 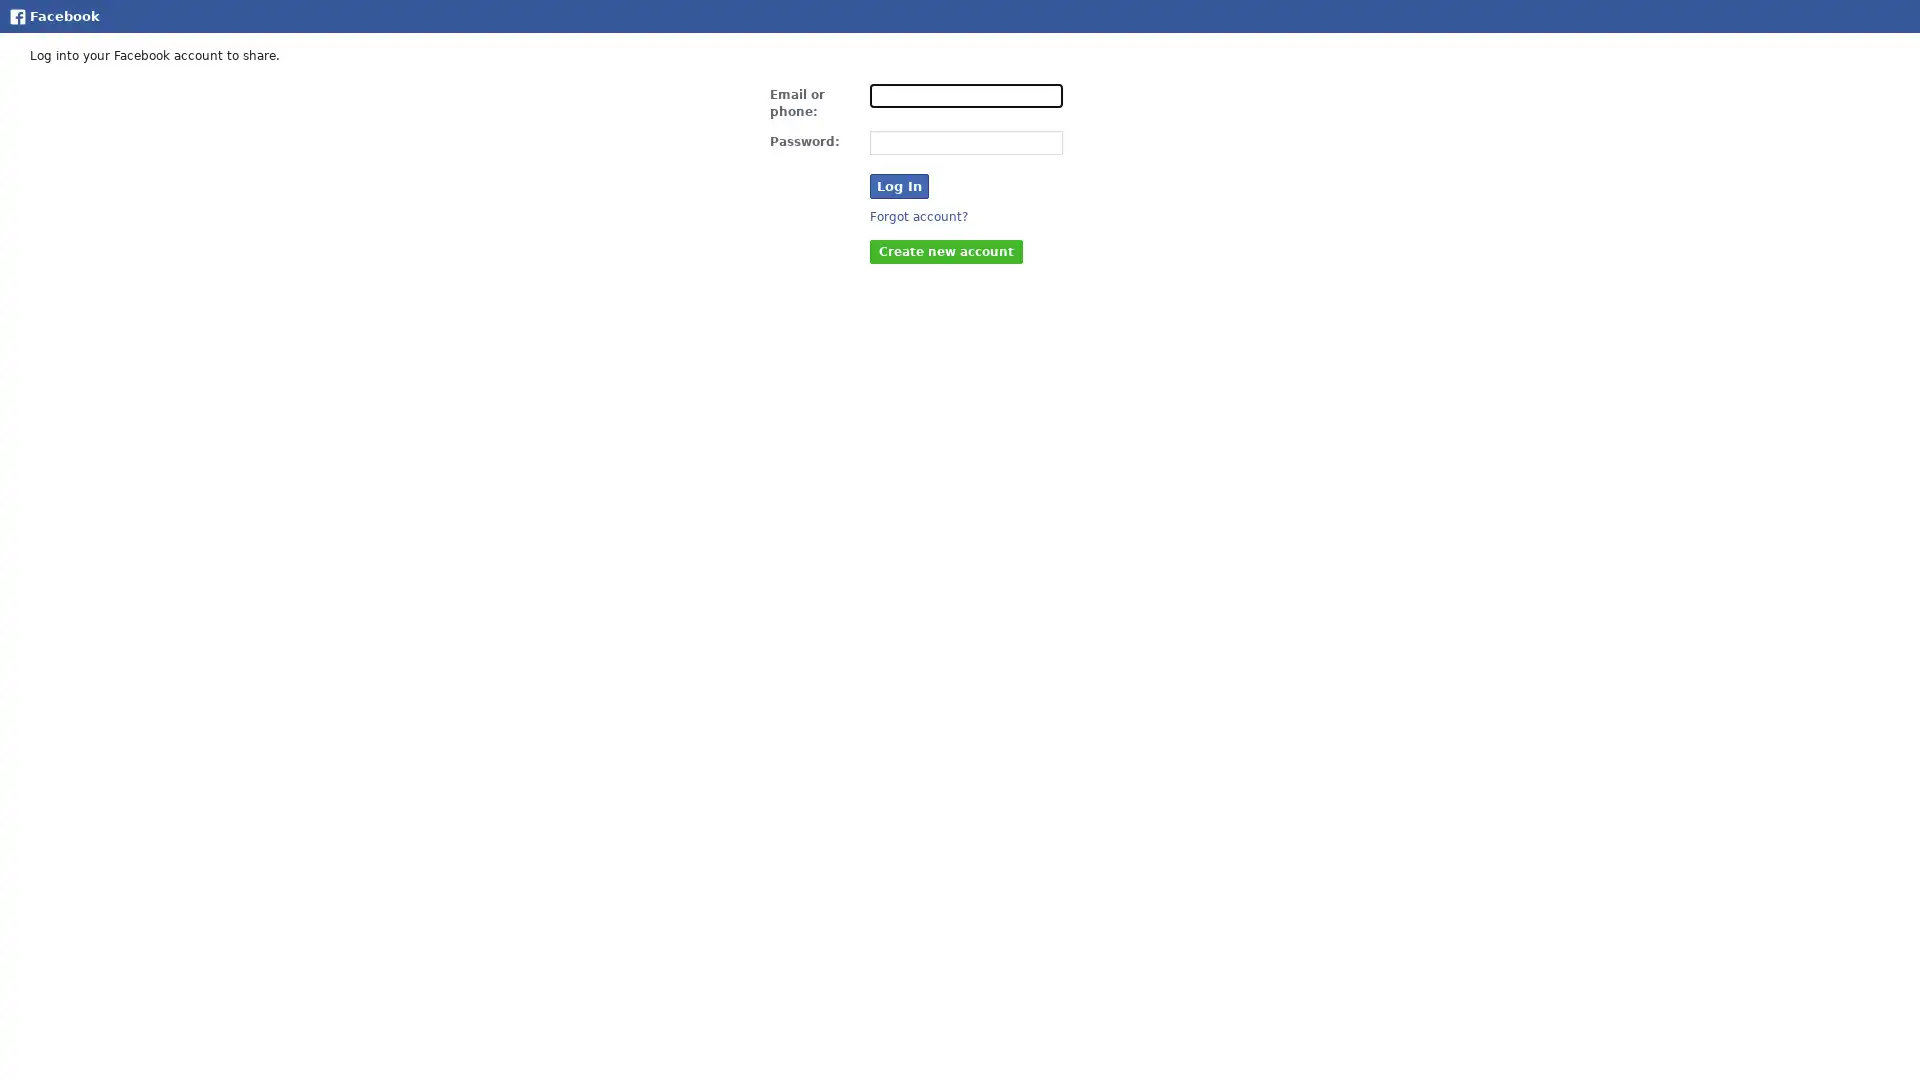 I want to click on Create new account, so click(x=945, y=249).